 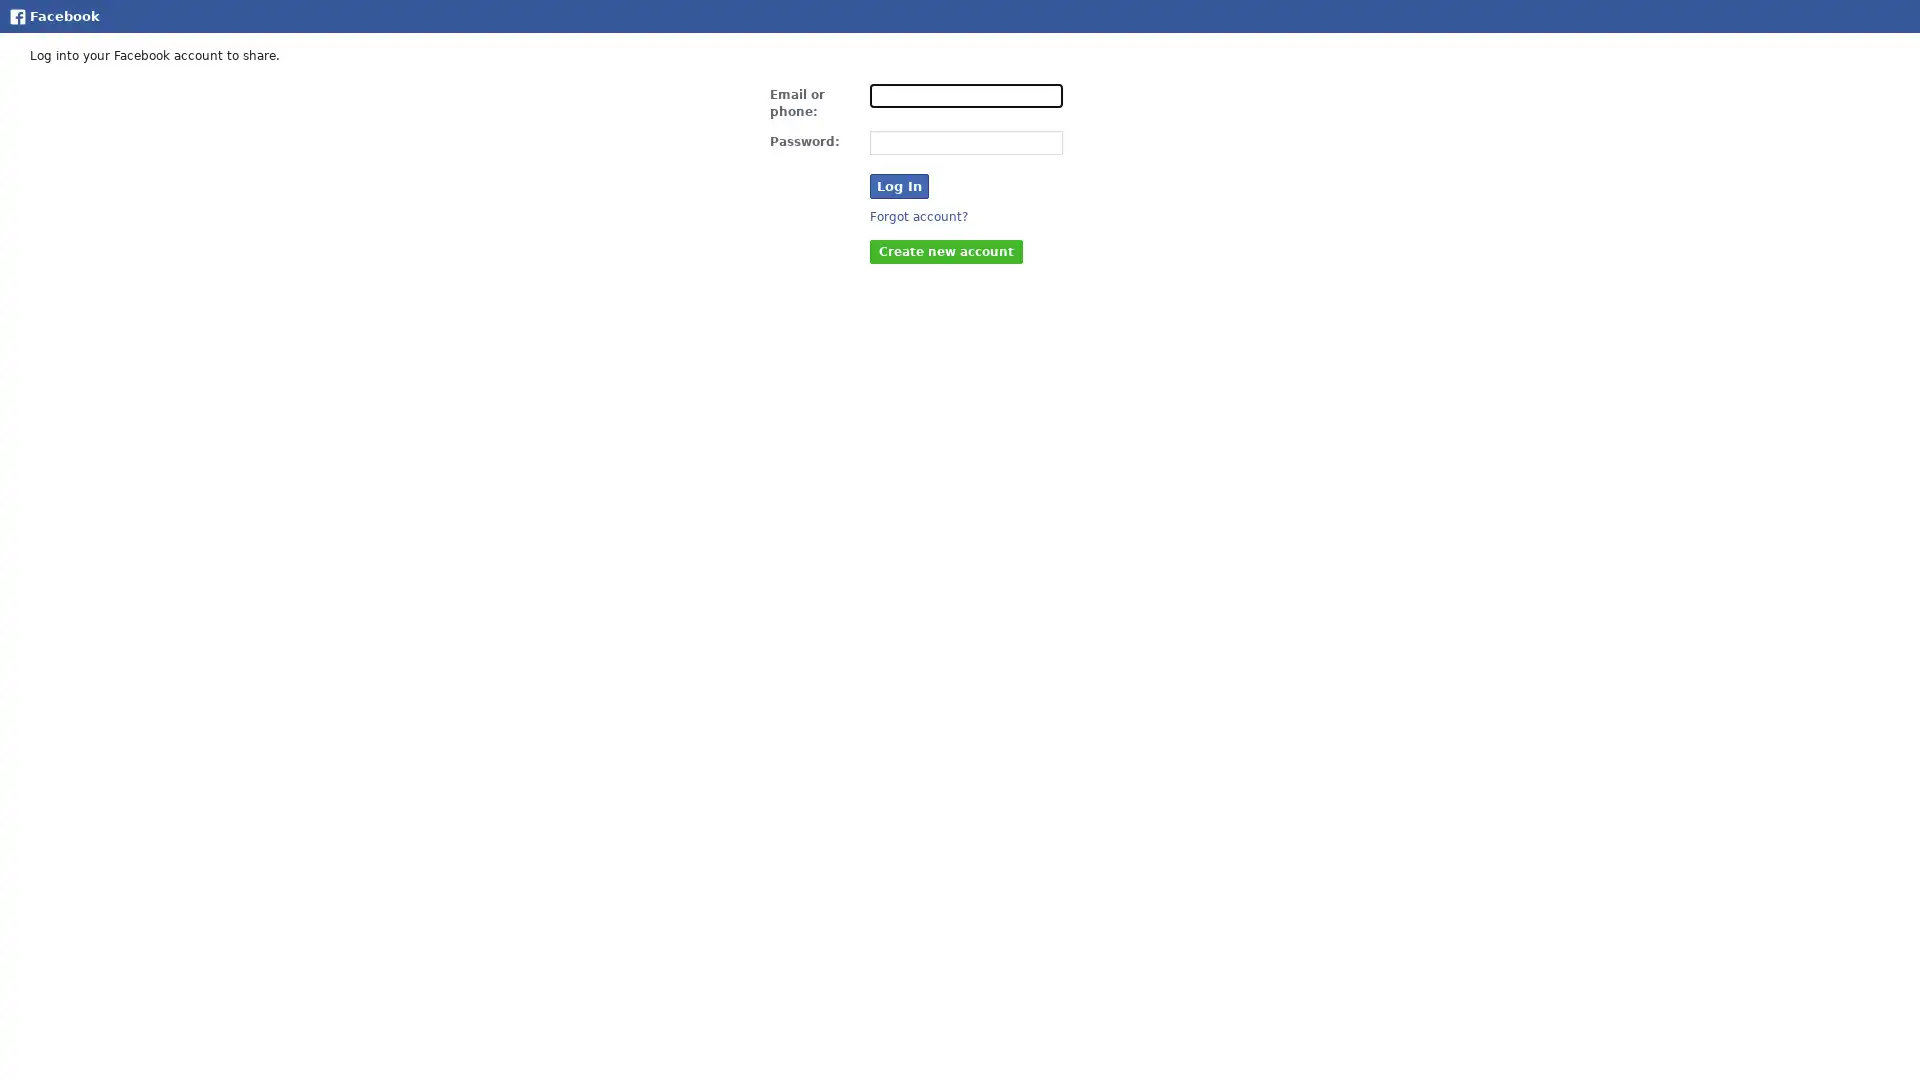 I want to click on Create new account, so click(x=945, y=249).